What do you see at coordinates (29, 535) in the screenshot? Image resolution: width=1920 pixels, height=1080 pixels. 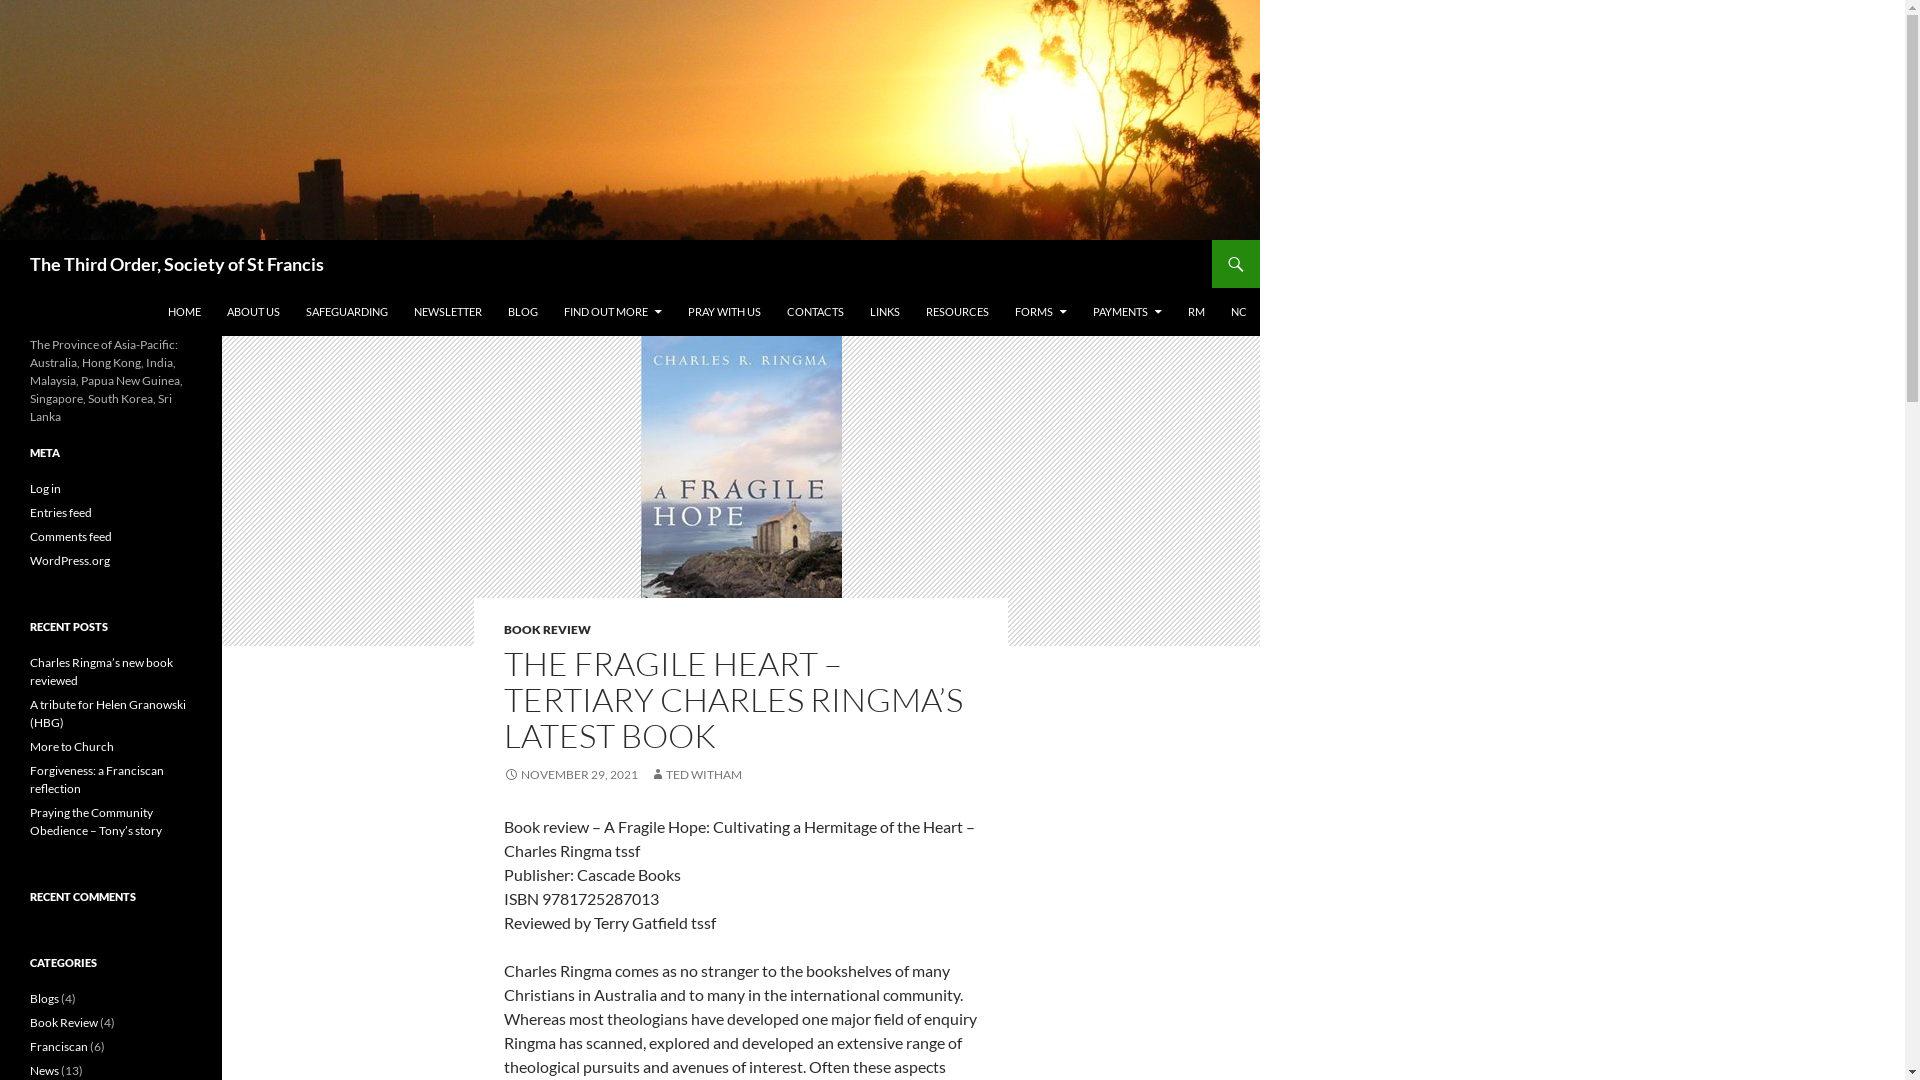 I see `'Comments feed'` at bounding box center [29, 535].